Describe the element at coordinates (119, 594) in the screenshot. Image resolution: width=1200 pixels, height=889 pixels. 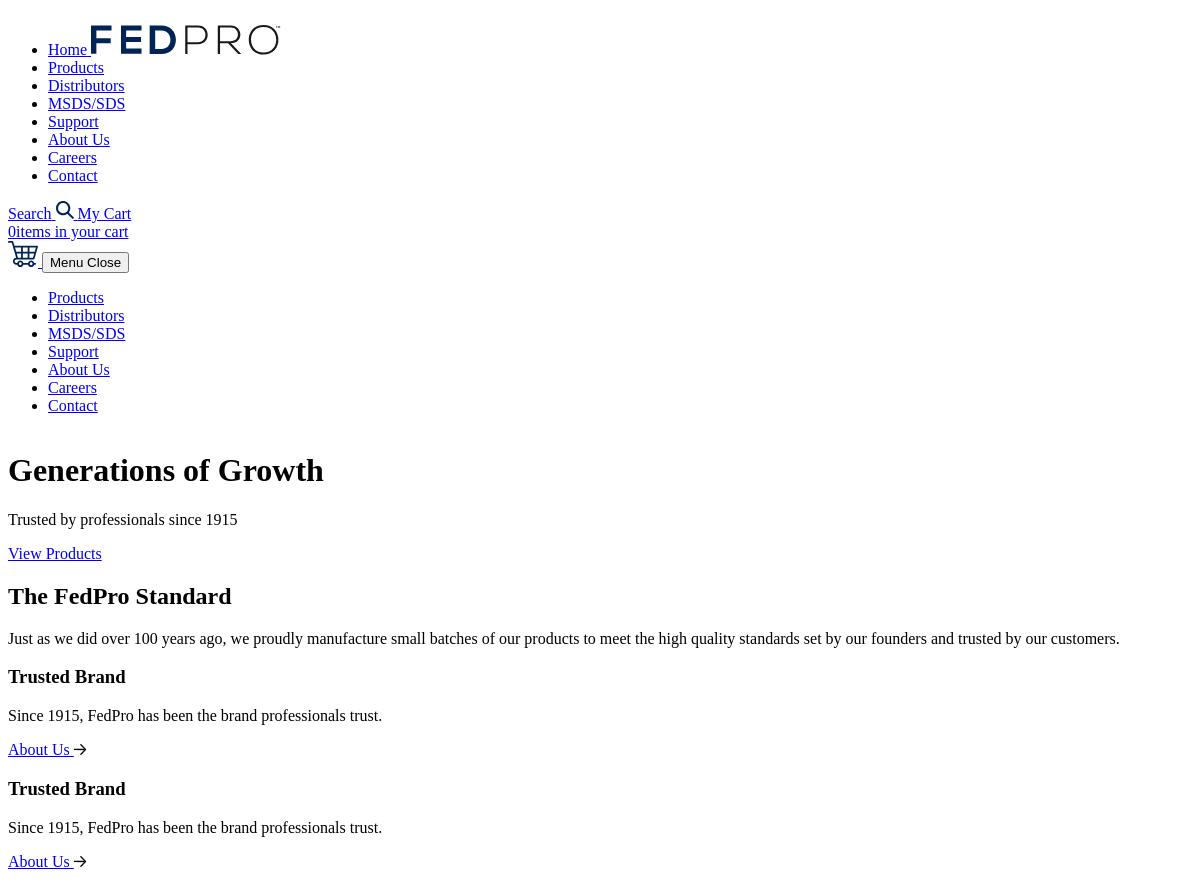
I see `'The FedPro Standard'` at that location.